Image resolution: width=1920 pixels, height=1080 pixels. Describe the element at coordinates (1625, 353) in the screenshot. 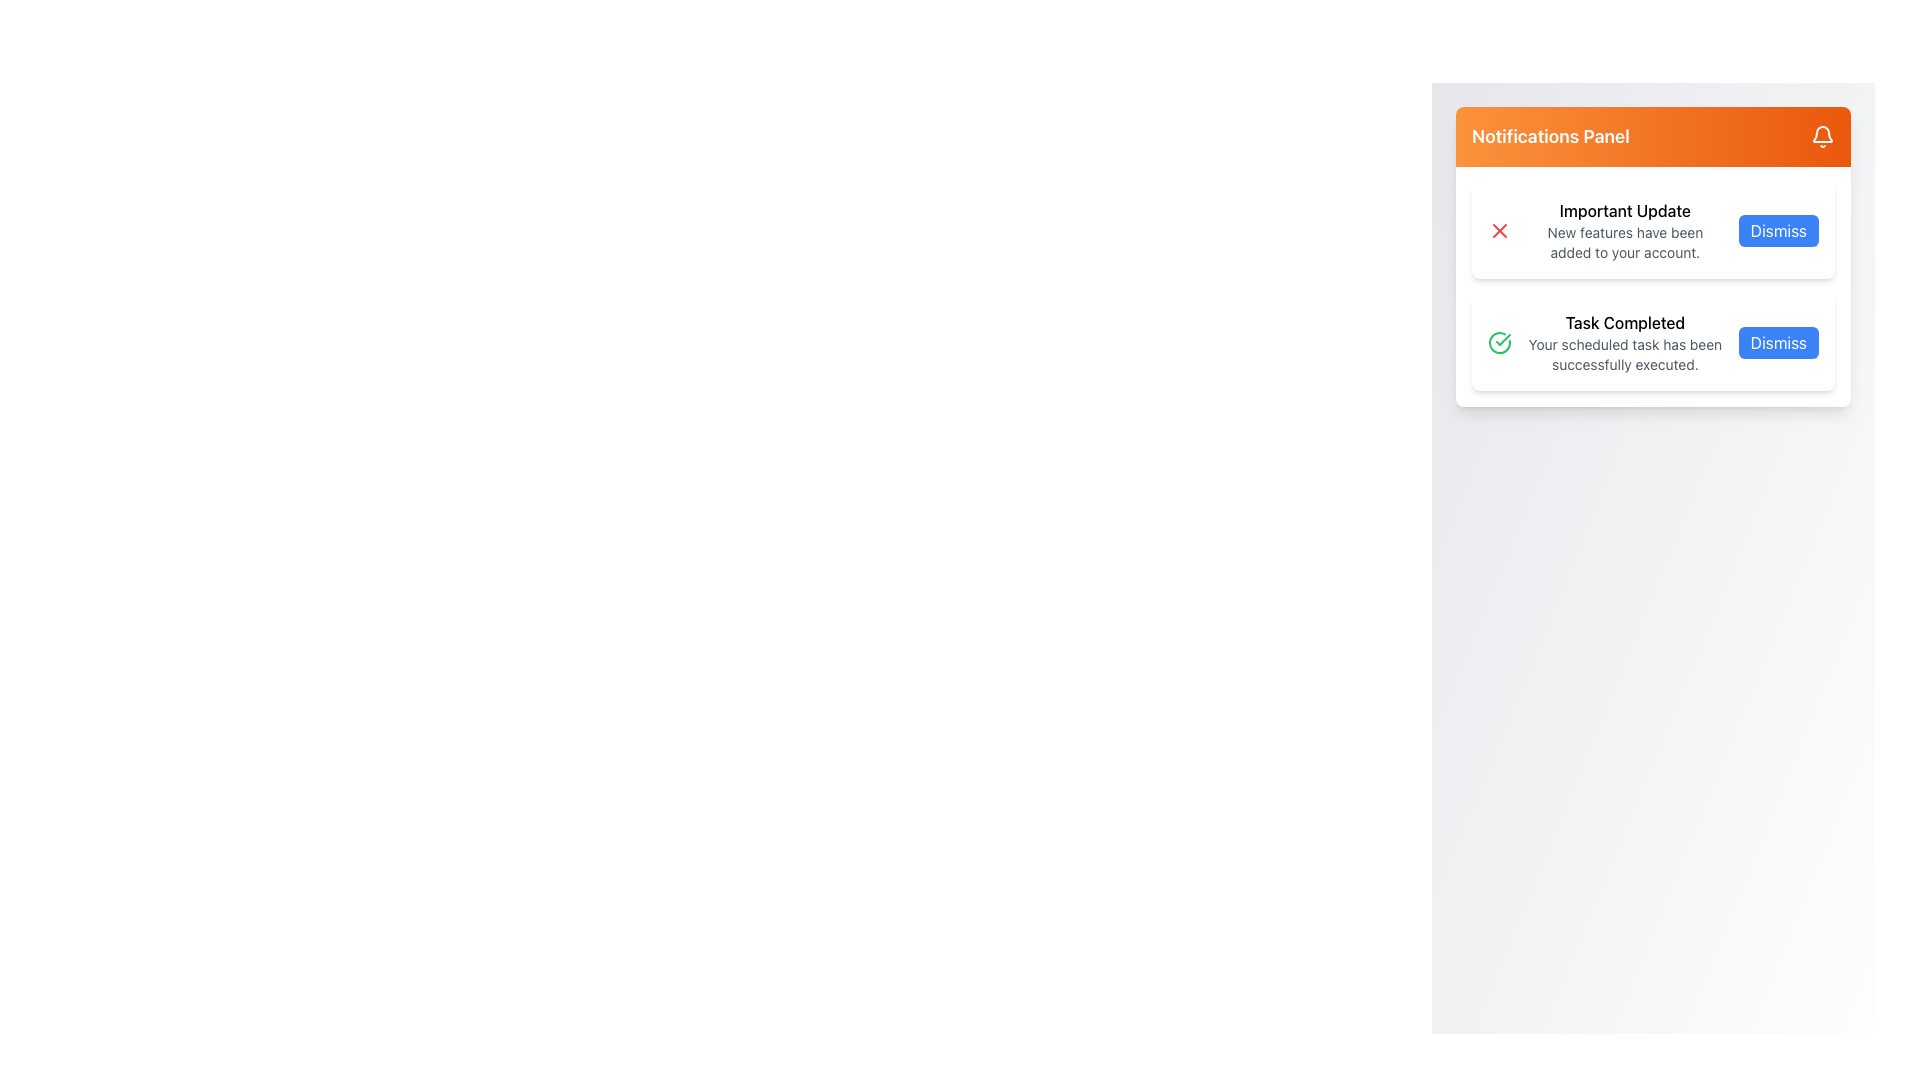

I see `text from the notification label that says, 'Your scheduled task has been successfully executed.' located within the 'Task Completed' notification card` at that location.